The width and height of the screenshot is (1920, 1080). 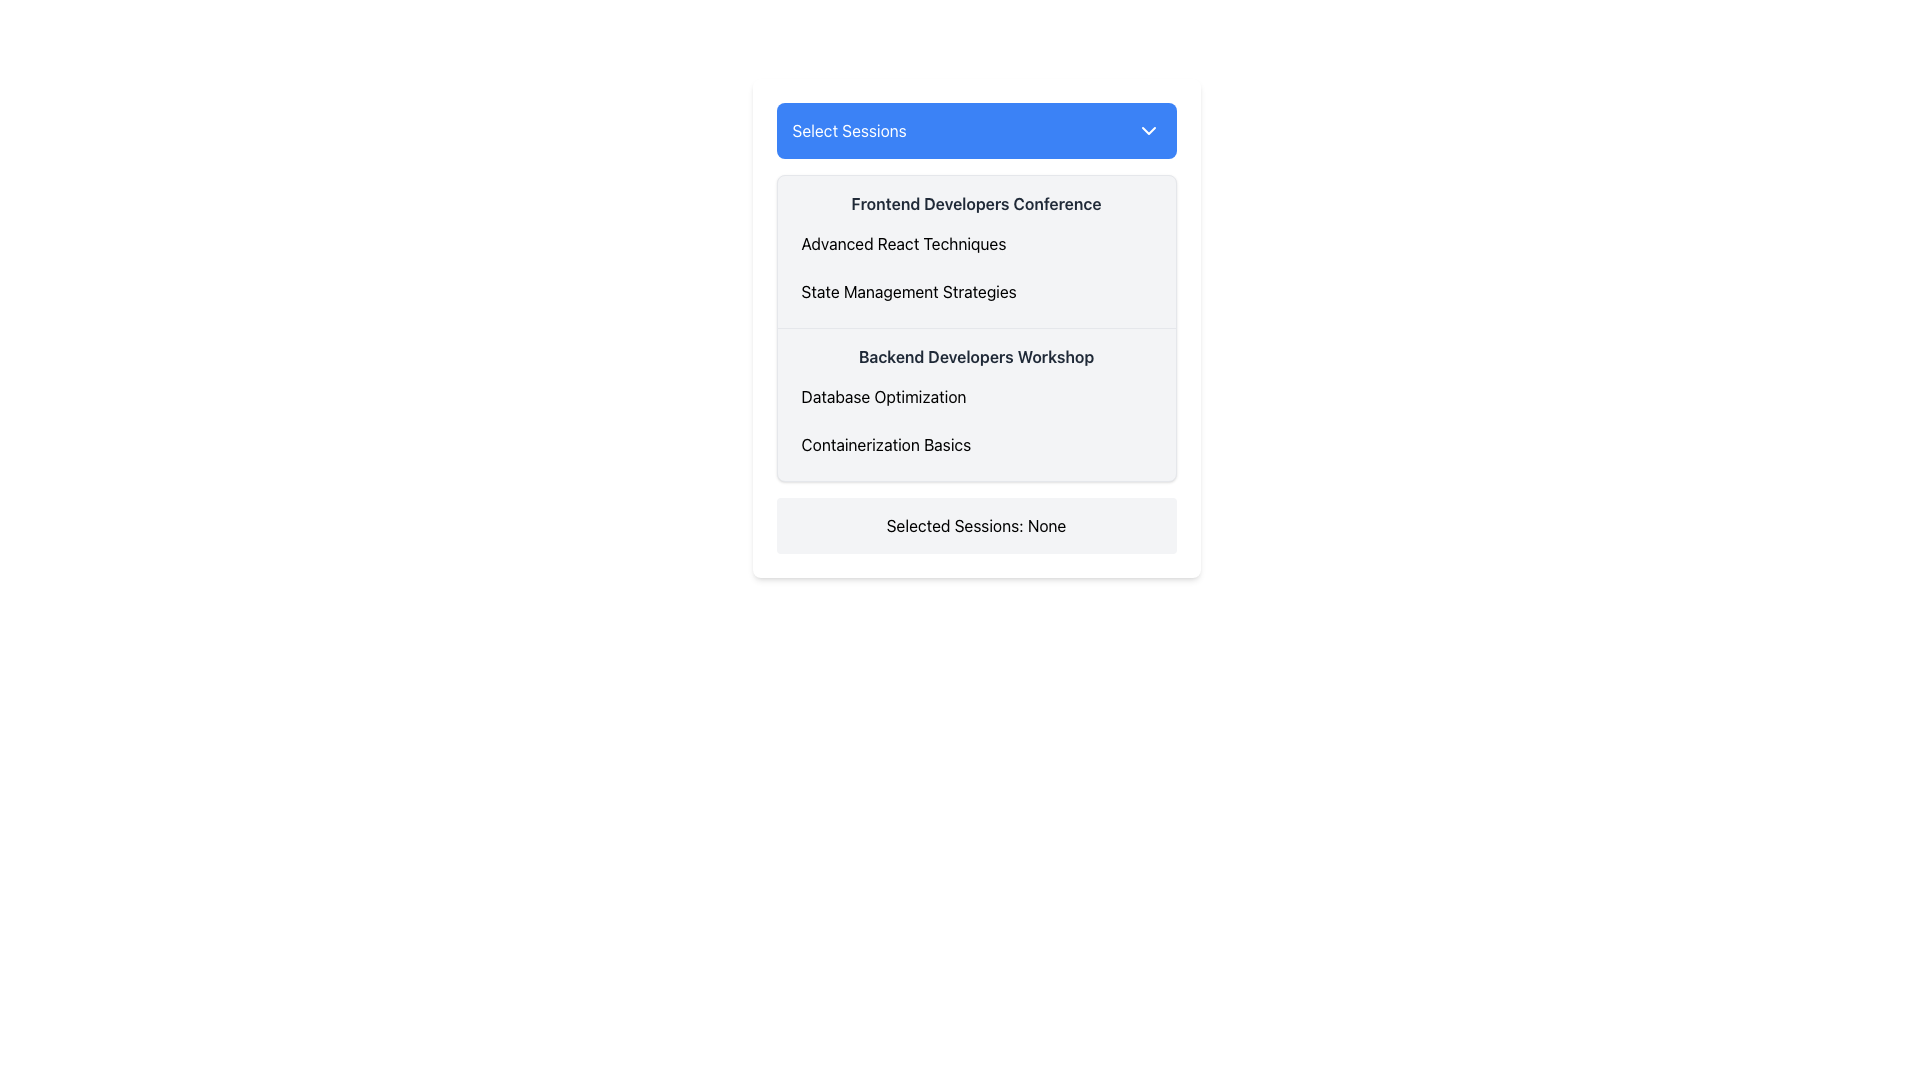 What do you see at coordinates (976, 404) in the screenshot?
I see `the second session block in the dropdown of the modal that serves as a session descriptor, which provides a title and detailed topics covered within the session` at bounding box center [976, 404].